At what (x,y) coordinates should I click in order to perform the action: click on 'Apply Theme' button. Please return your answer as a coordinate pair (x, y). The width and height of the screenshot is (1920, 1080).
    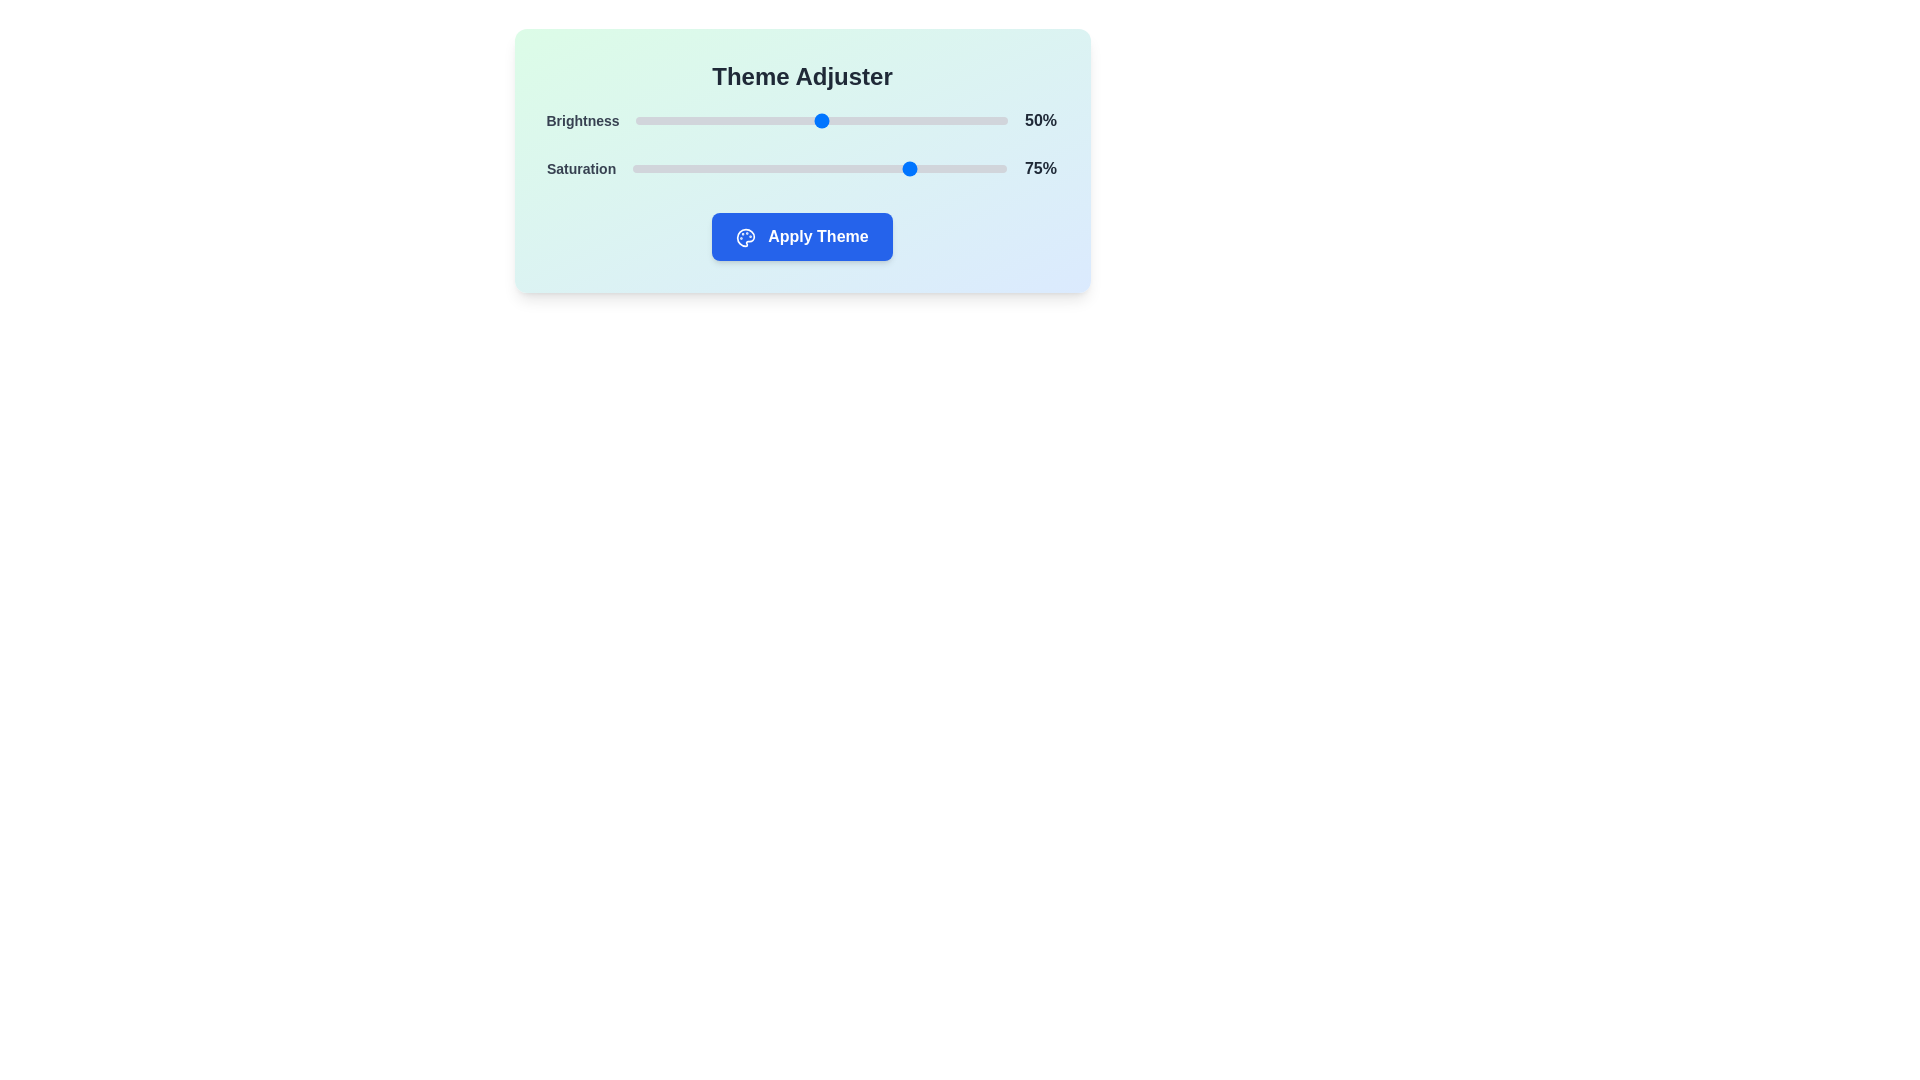
    Looking at the image, I should click on (802, 235).